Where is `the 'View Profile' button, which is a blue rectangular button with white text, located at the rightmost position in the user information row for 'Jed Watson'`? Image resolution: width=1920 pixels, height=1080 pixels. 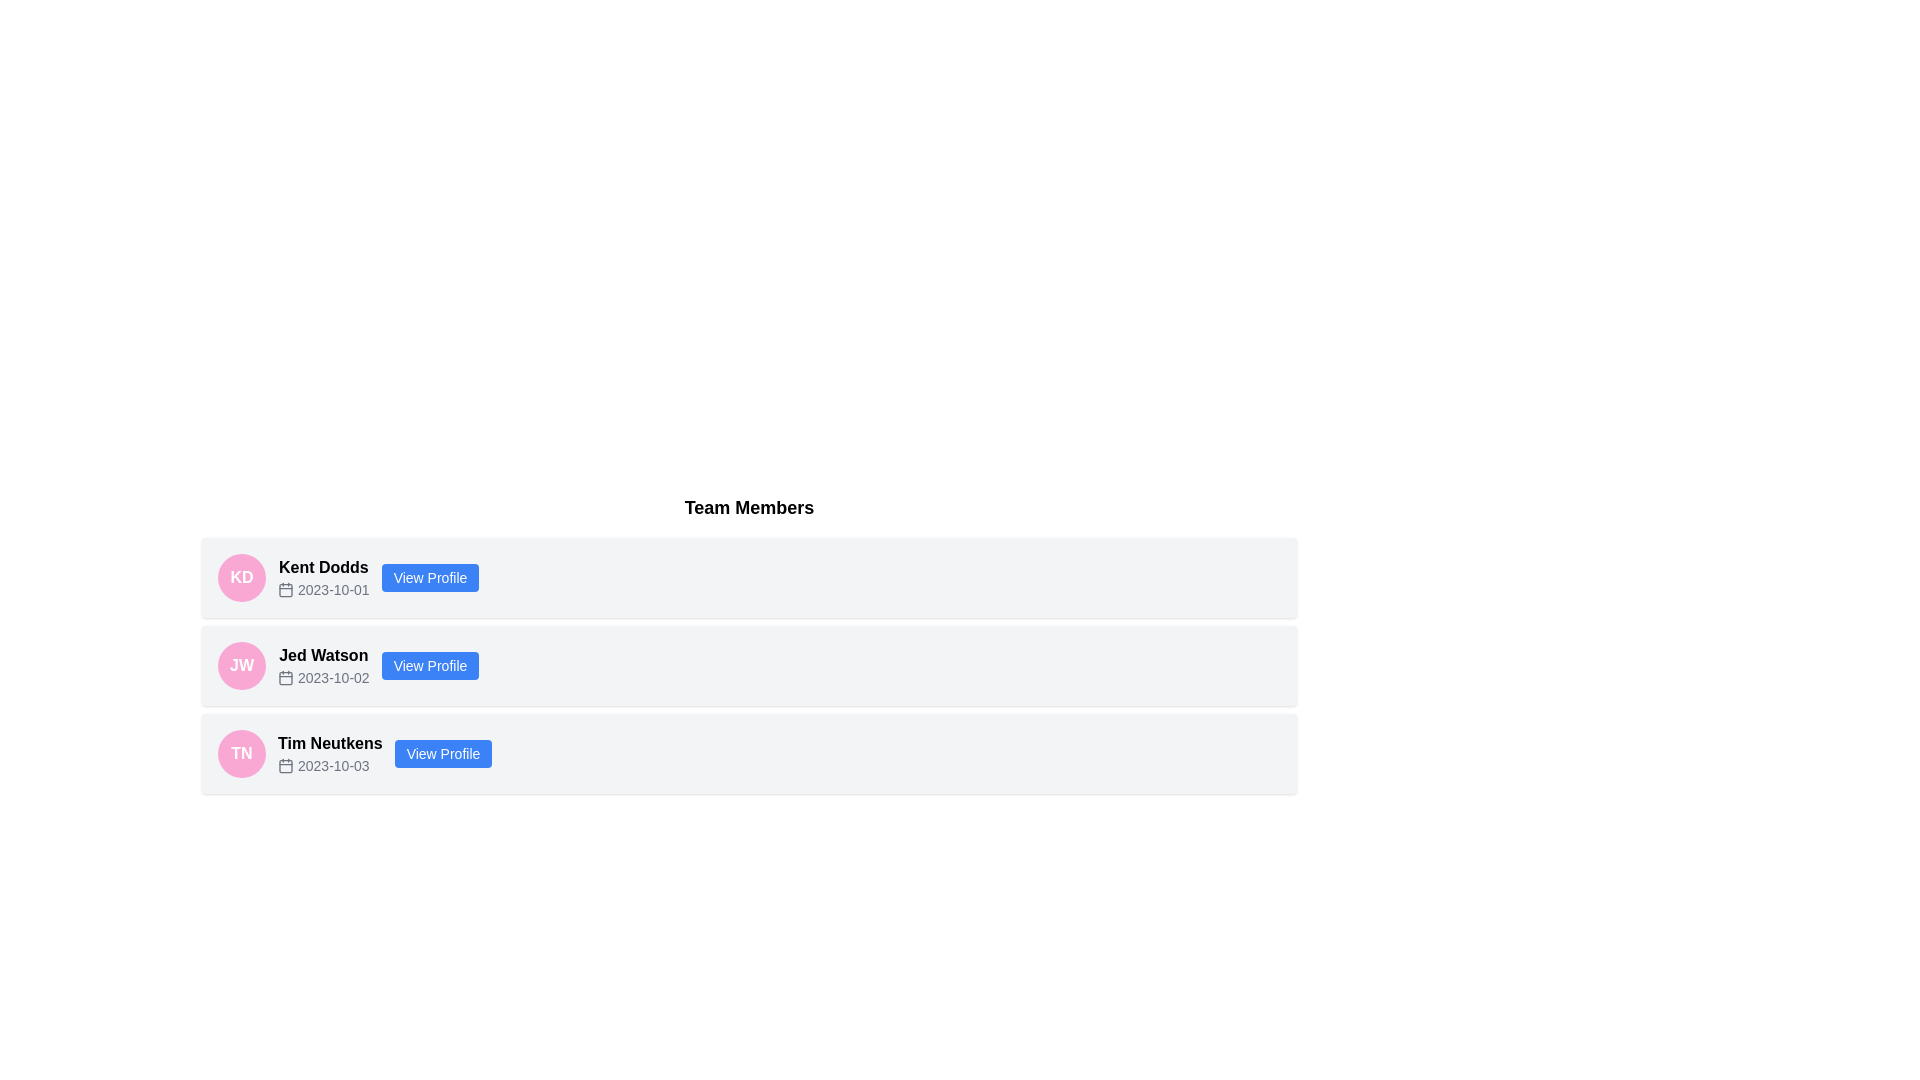 the 'View Profile' button, which is a blue rectangular button with white text, located at the rightmost position in the user information row for 'Jed Watson' is located at coordinates (429, 666).